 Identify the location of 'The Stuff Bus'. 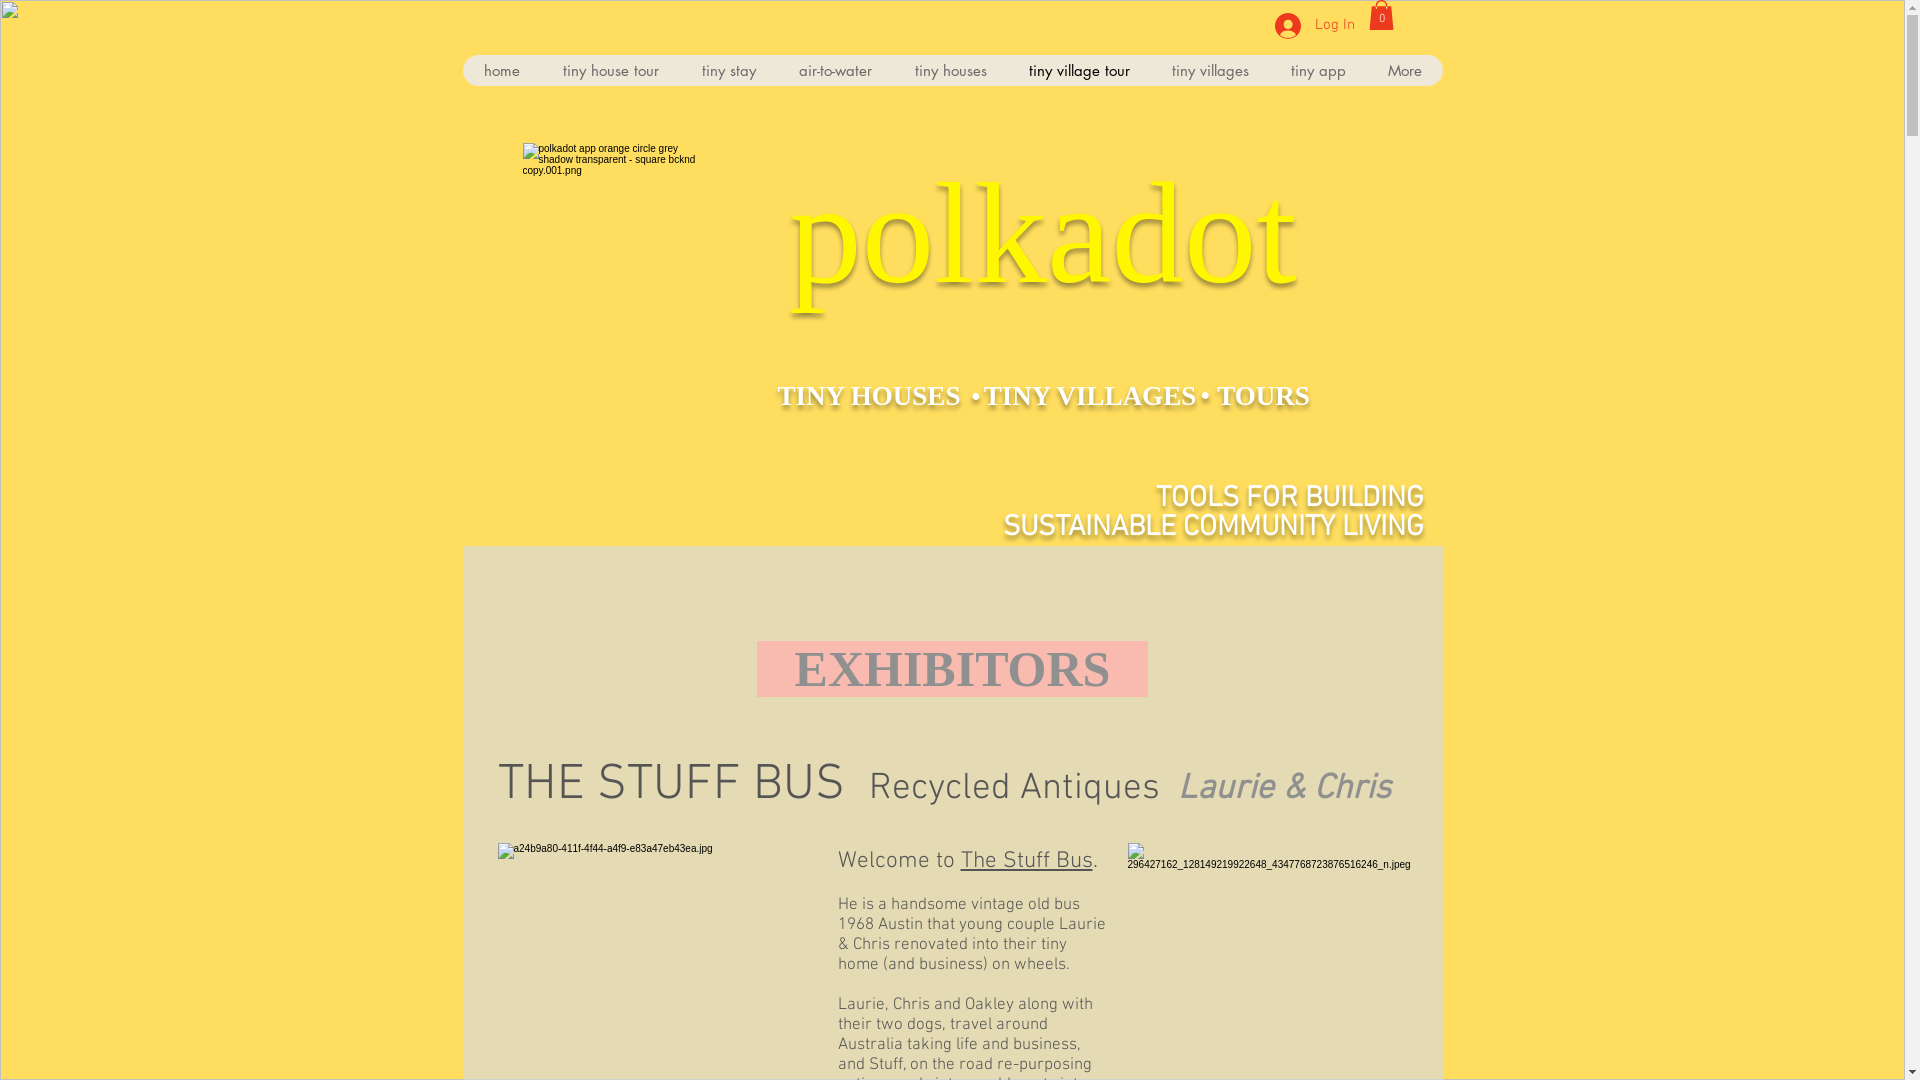
(1026, 859).